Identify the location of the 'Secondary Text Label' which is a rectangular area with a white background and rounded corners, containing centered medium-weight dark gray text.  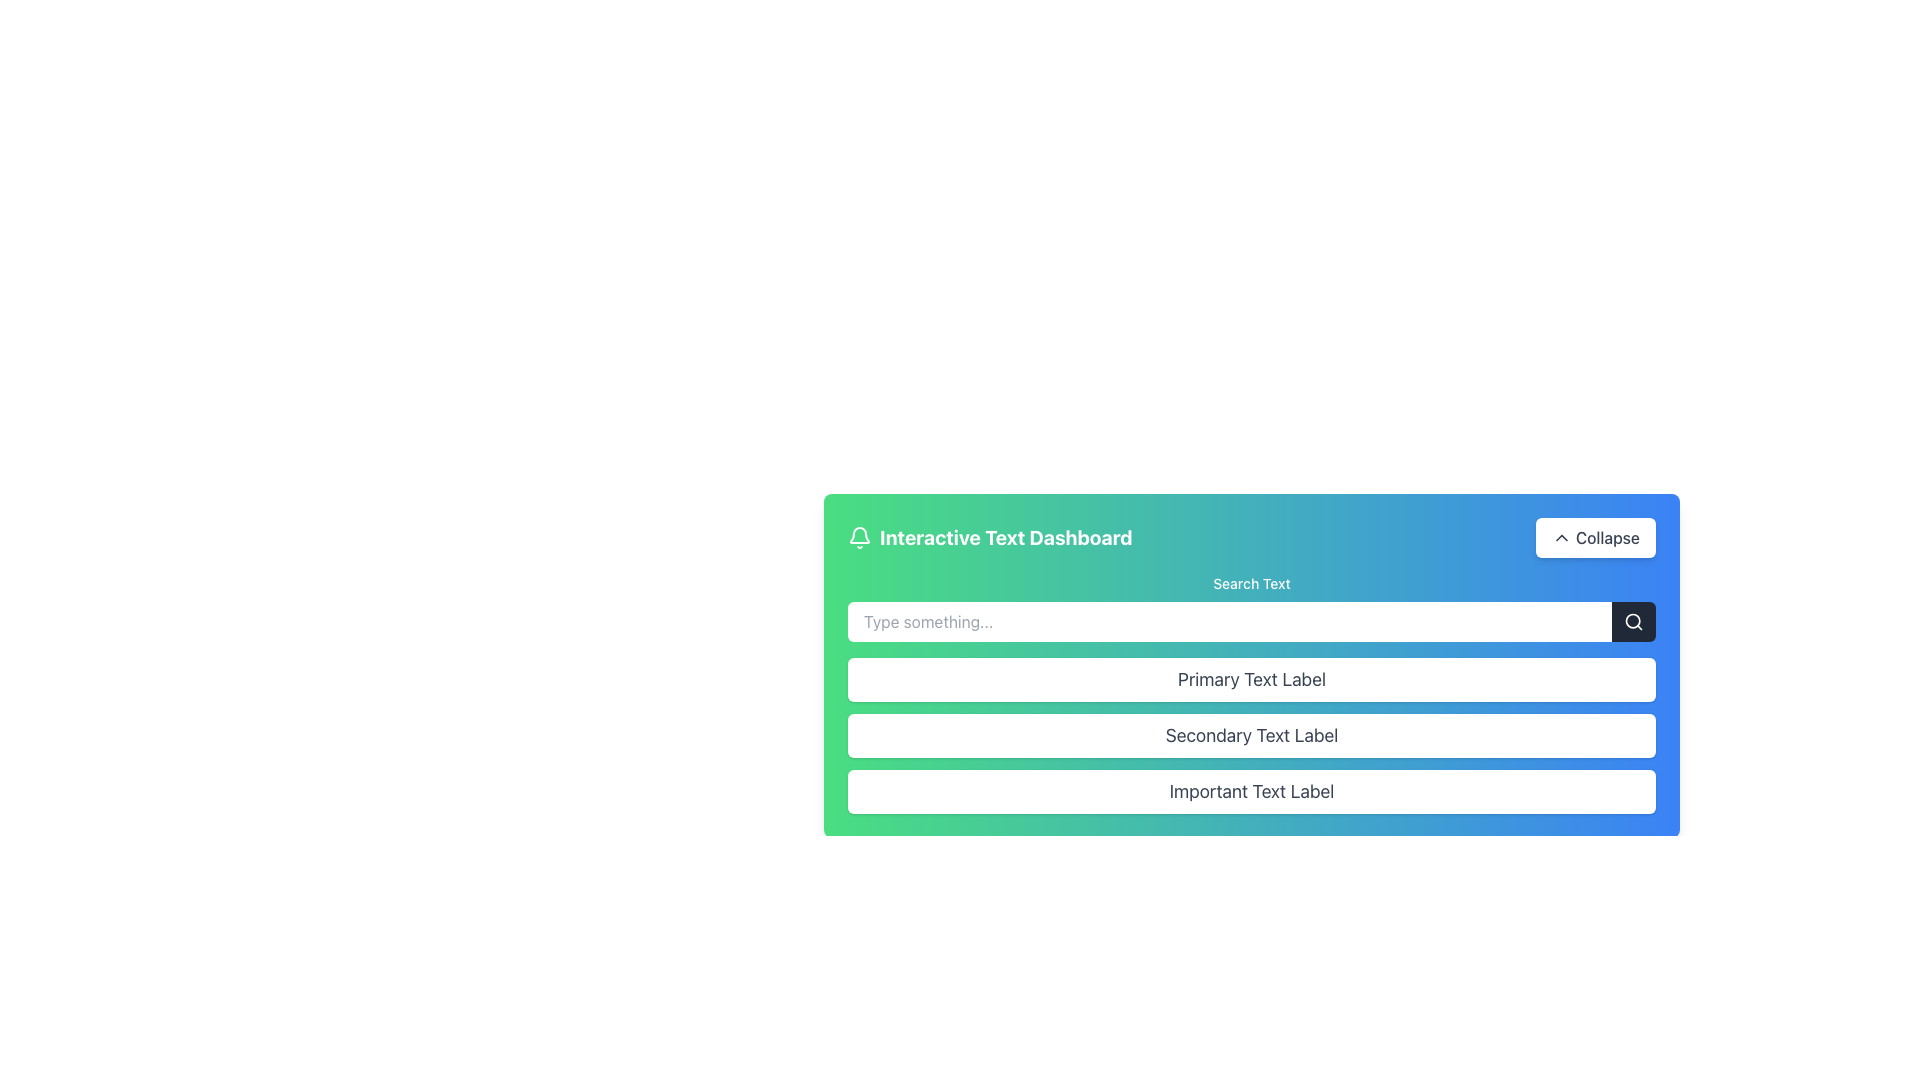
(1251, 736).